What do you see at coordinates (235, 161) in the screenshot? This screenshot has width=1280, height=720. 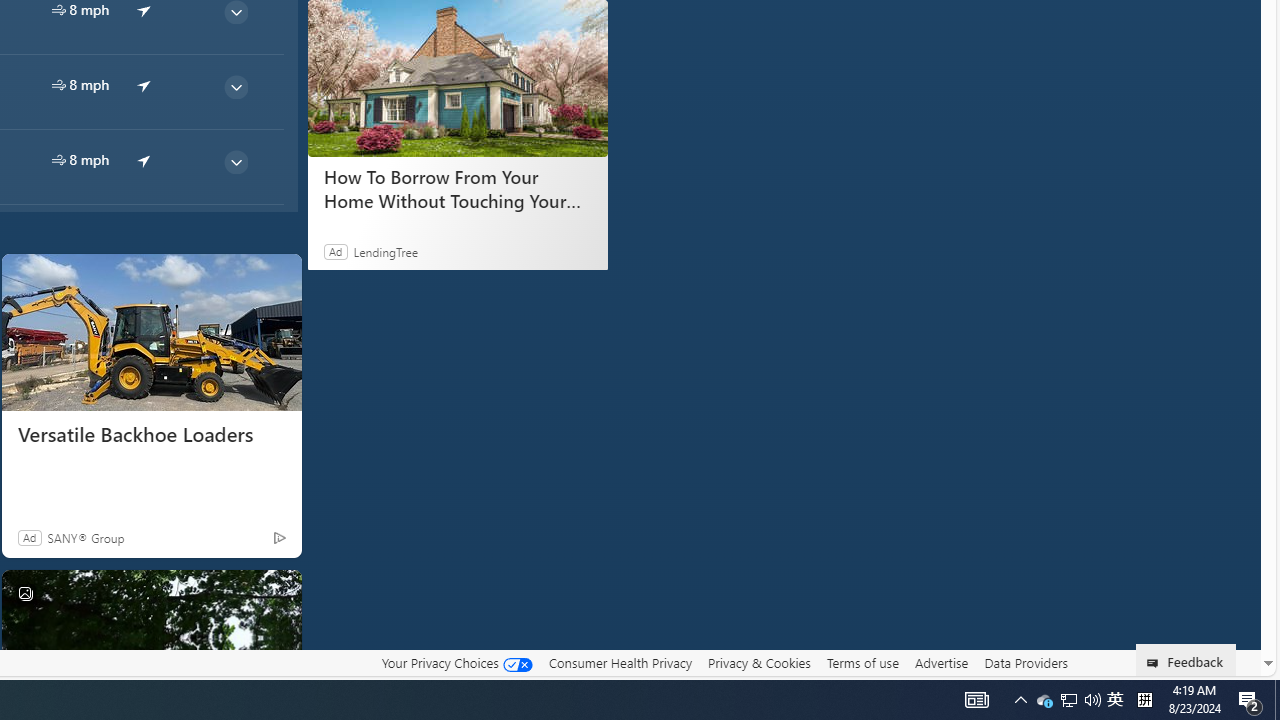 I see `'common/thinArrow'` at bounding box center [235, 161].